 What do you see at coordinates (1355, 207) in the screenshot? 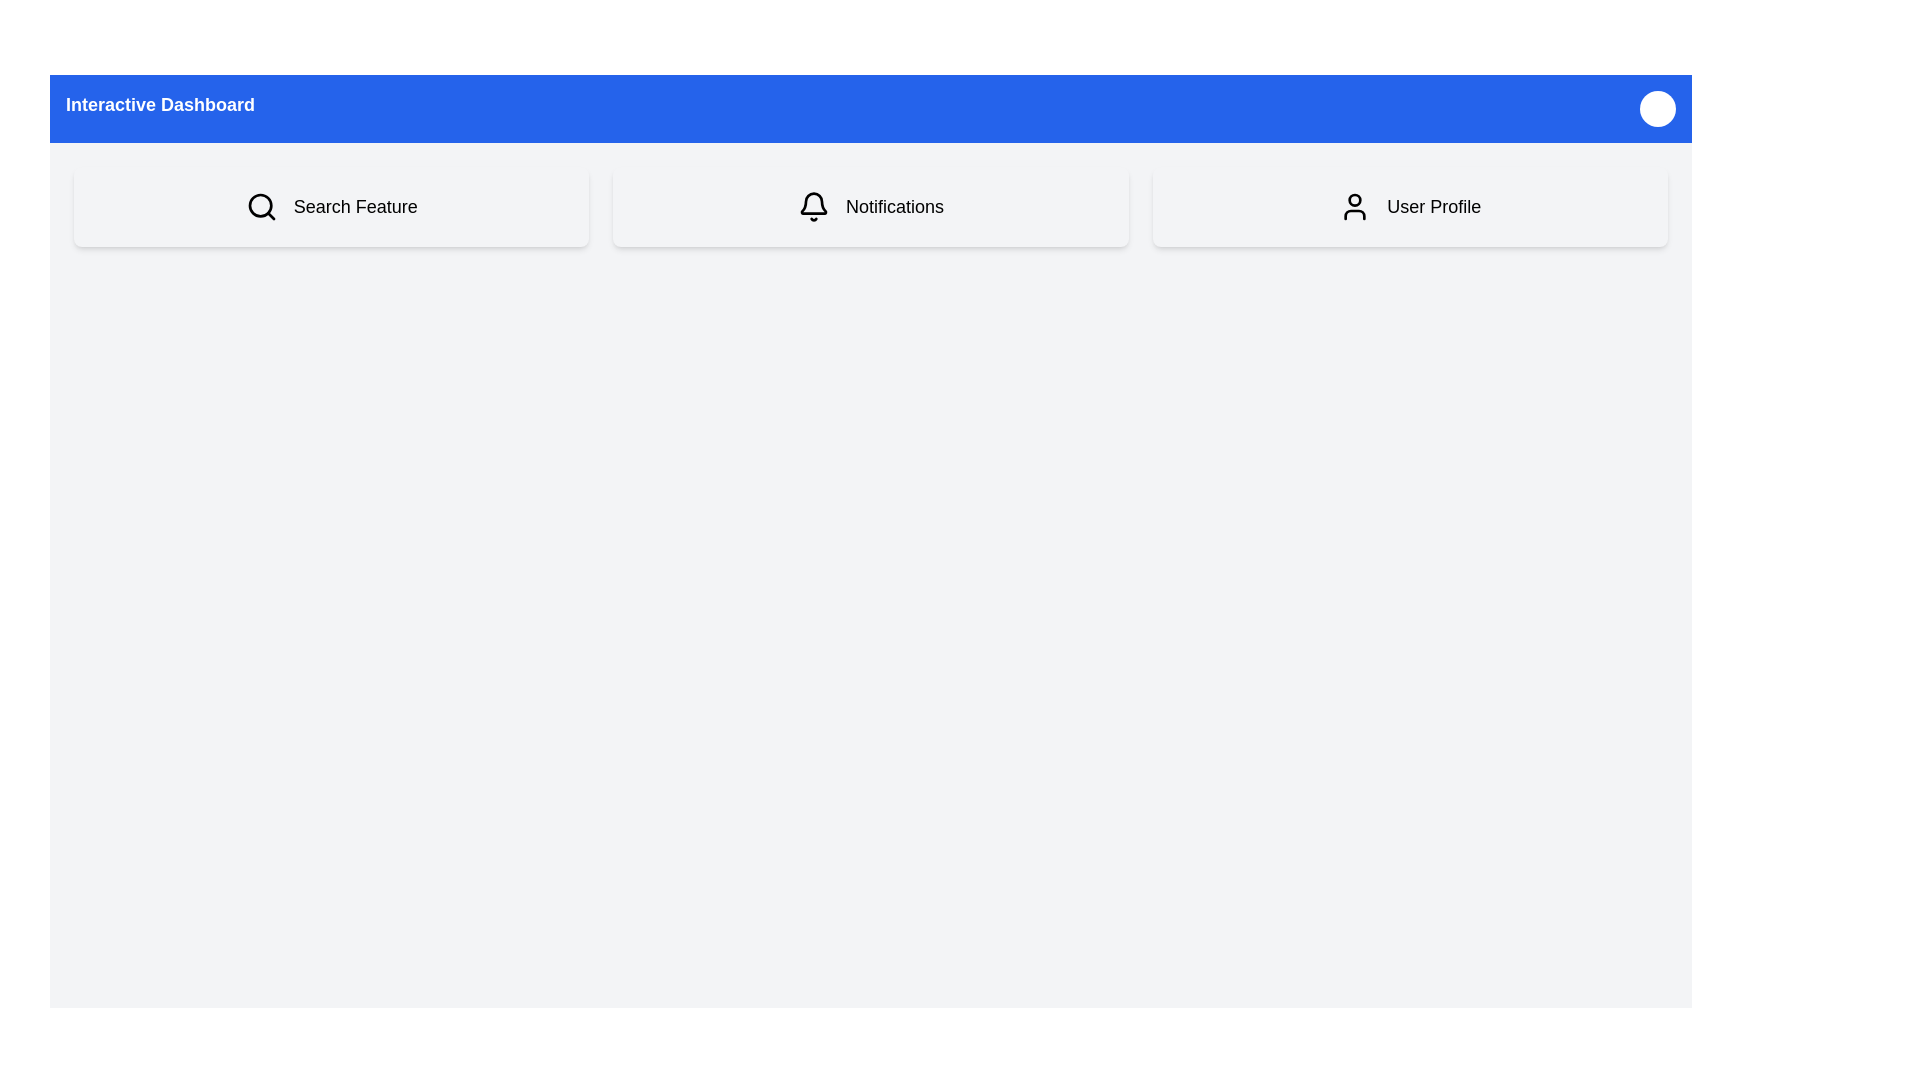
I see `the user profile icon, which is a minimalistic black symbol resembling a head and shoulders, located in the third card of the horizontal row` at bounding box center [1355, 207].